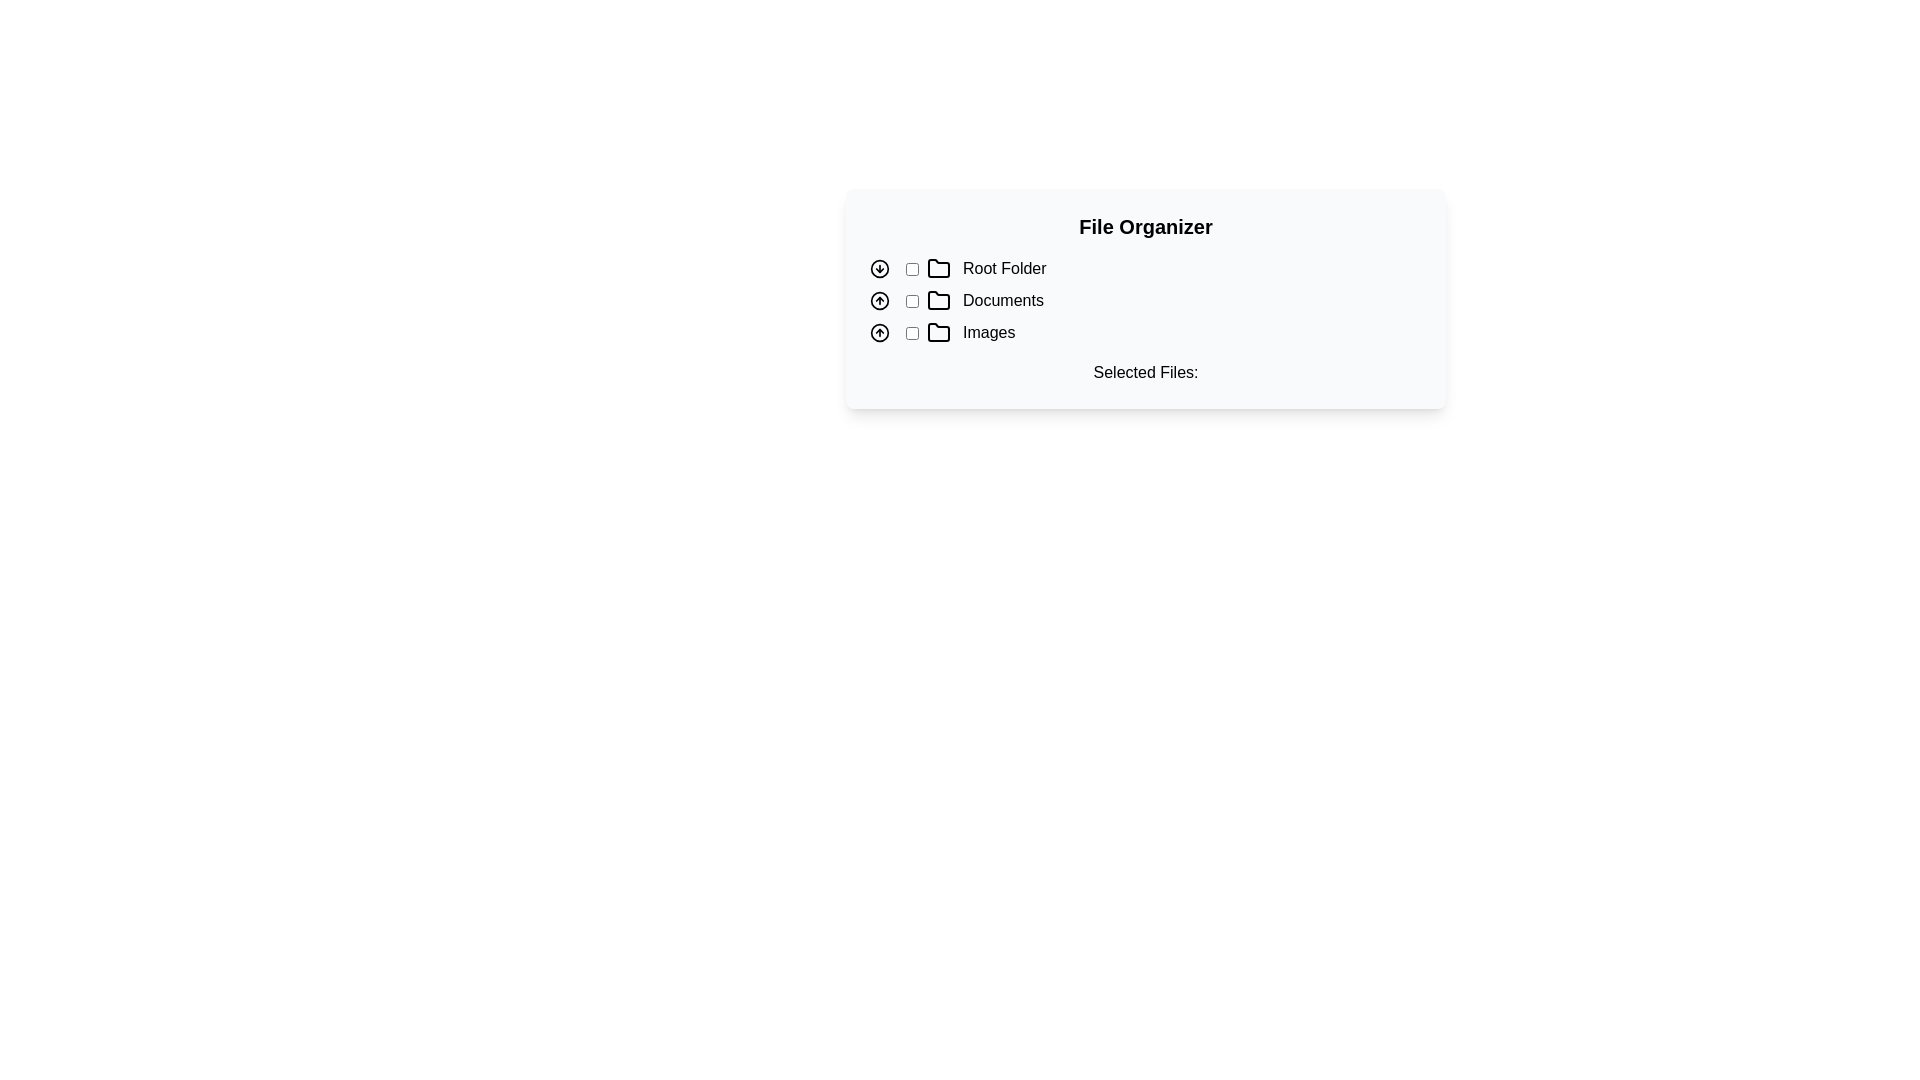  What do you see at coordinates (879, 268) in the screenshot?
I see `the circular icon indicating the 'Root Folder' option` at bounding box center [879, 268].